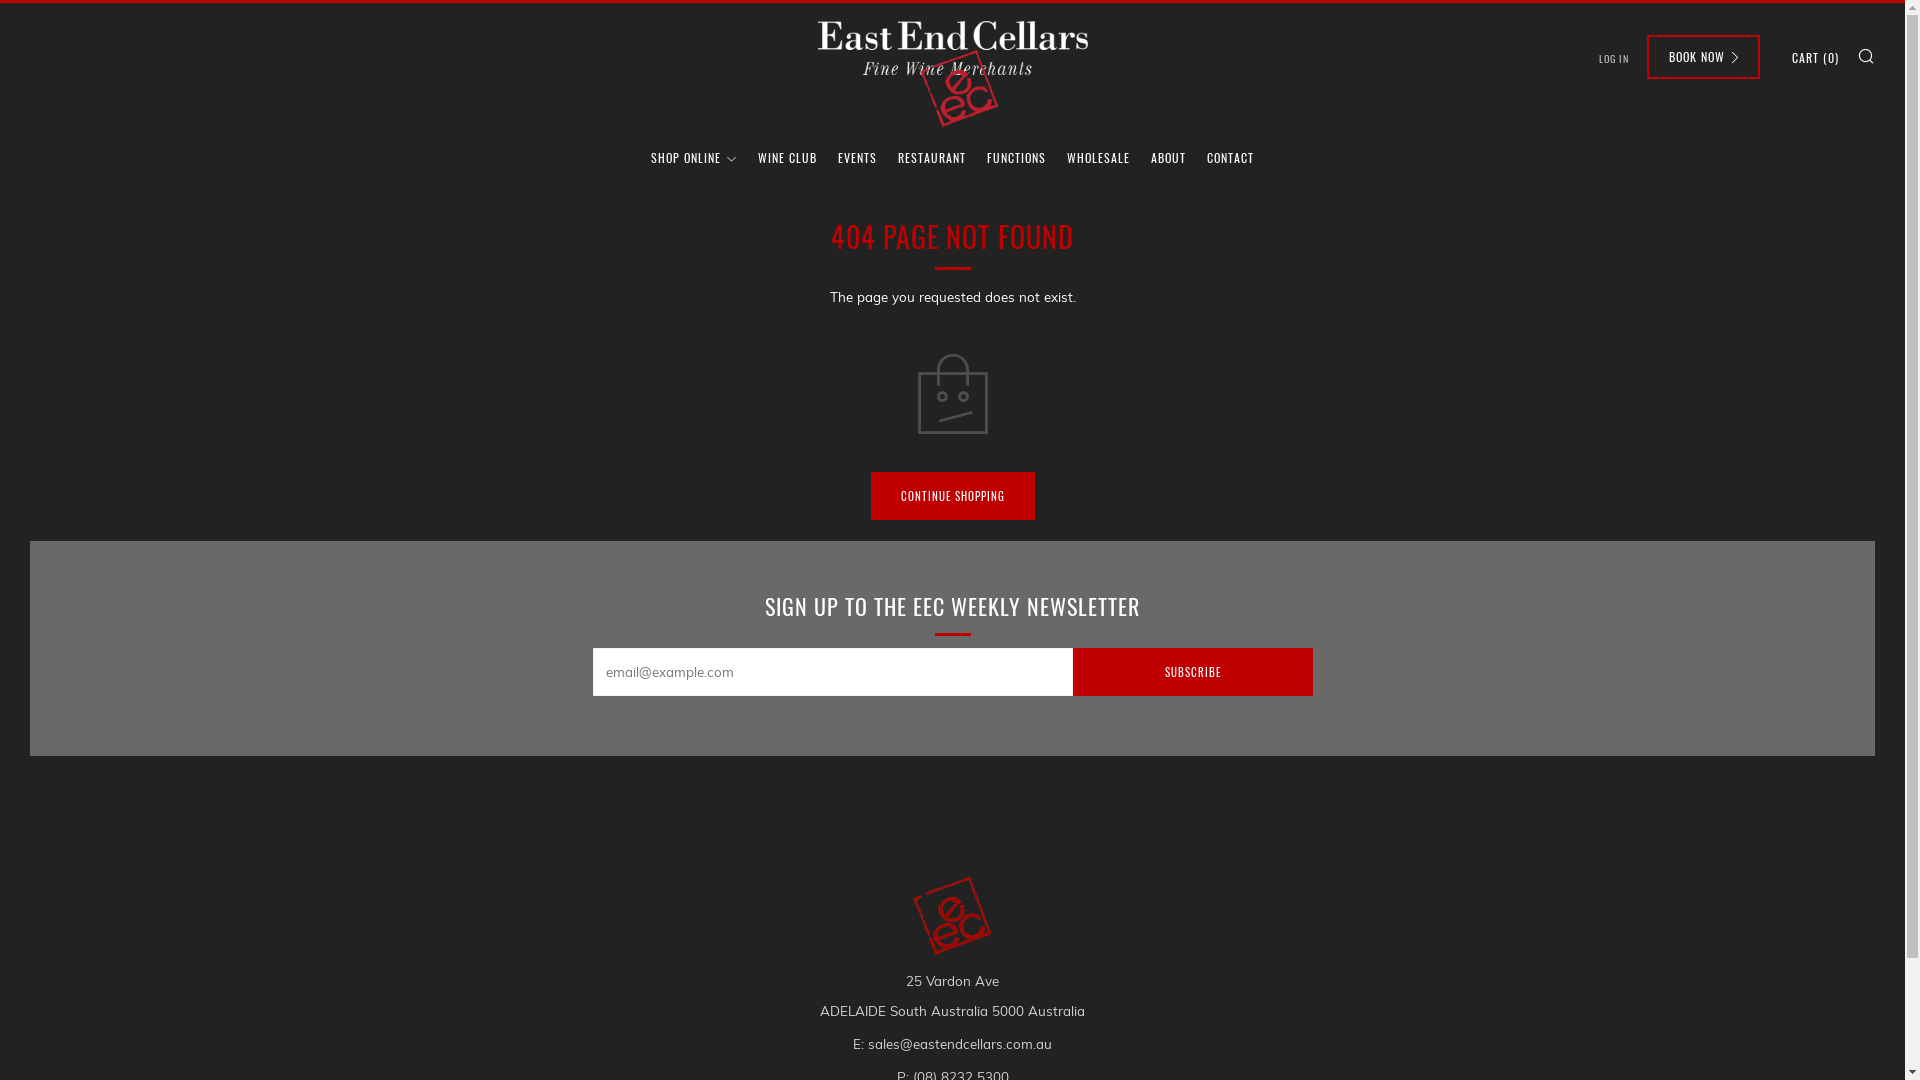 This screenshot has width=1920, height=1080. What do you see at coordinates (857, 157) in the screenshot?
I see `'EVENTS'` at bounding box center [857, 157].